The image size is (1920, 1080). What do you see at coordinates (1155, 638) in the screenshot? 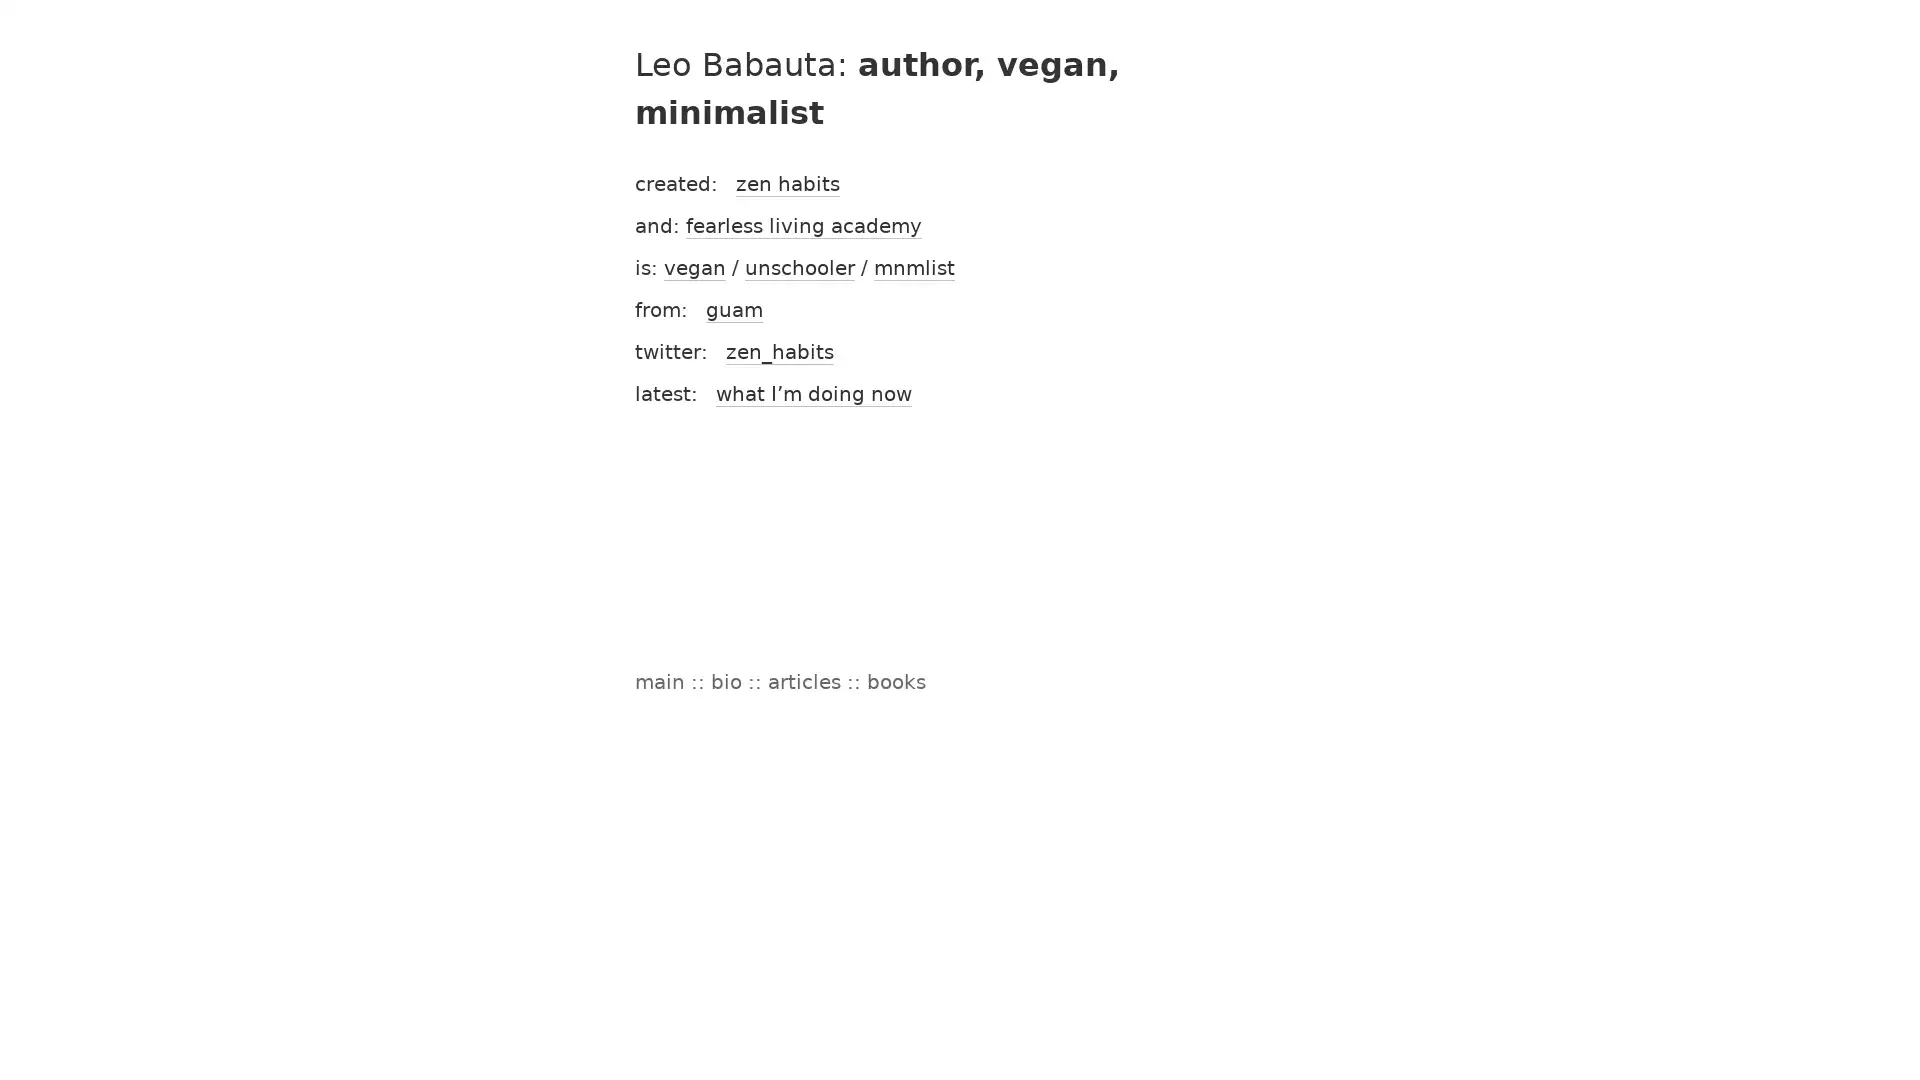
I see `Get Updates` at bounding box center [1155, 638].